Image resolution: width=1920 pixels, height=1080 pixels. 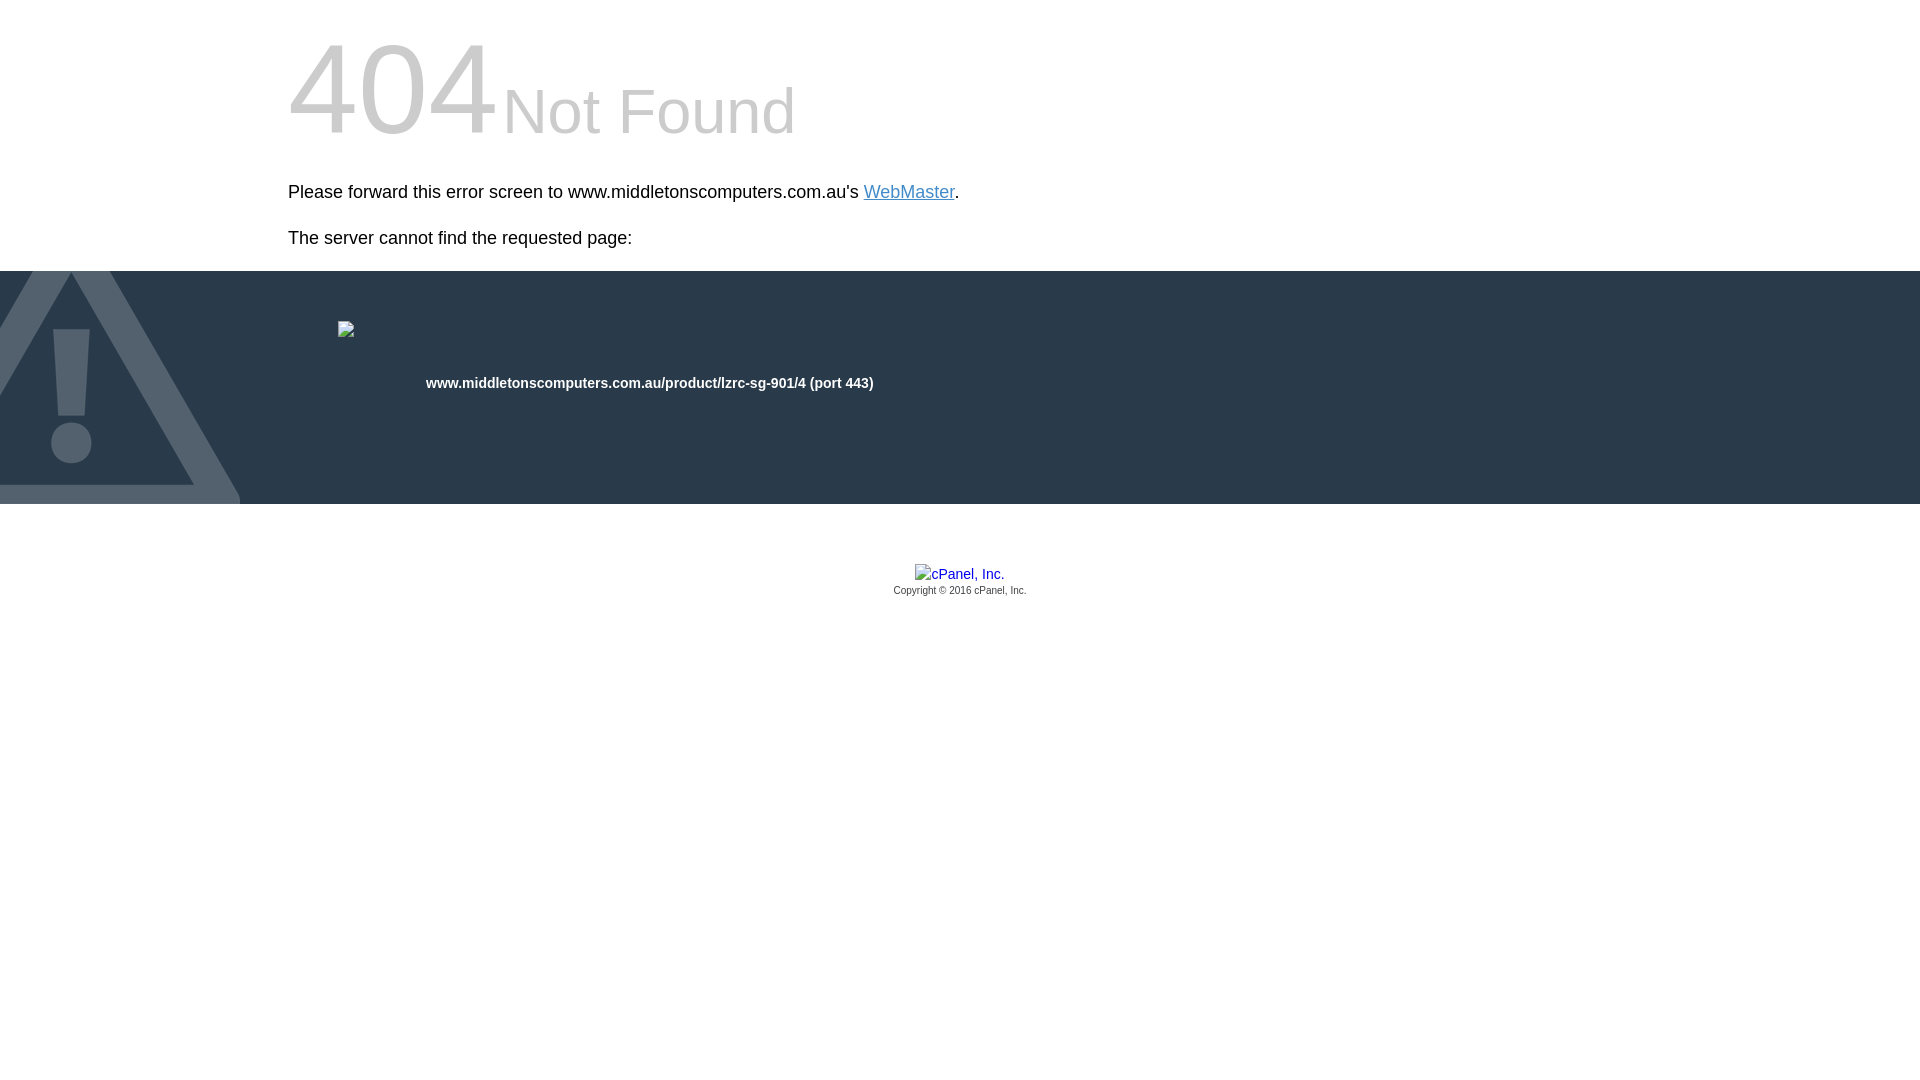 I want to click on 'WebMaster', so click(x=864, y=192).